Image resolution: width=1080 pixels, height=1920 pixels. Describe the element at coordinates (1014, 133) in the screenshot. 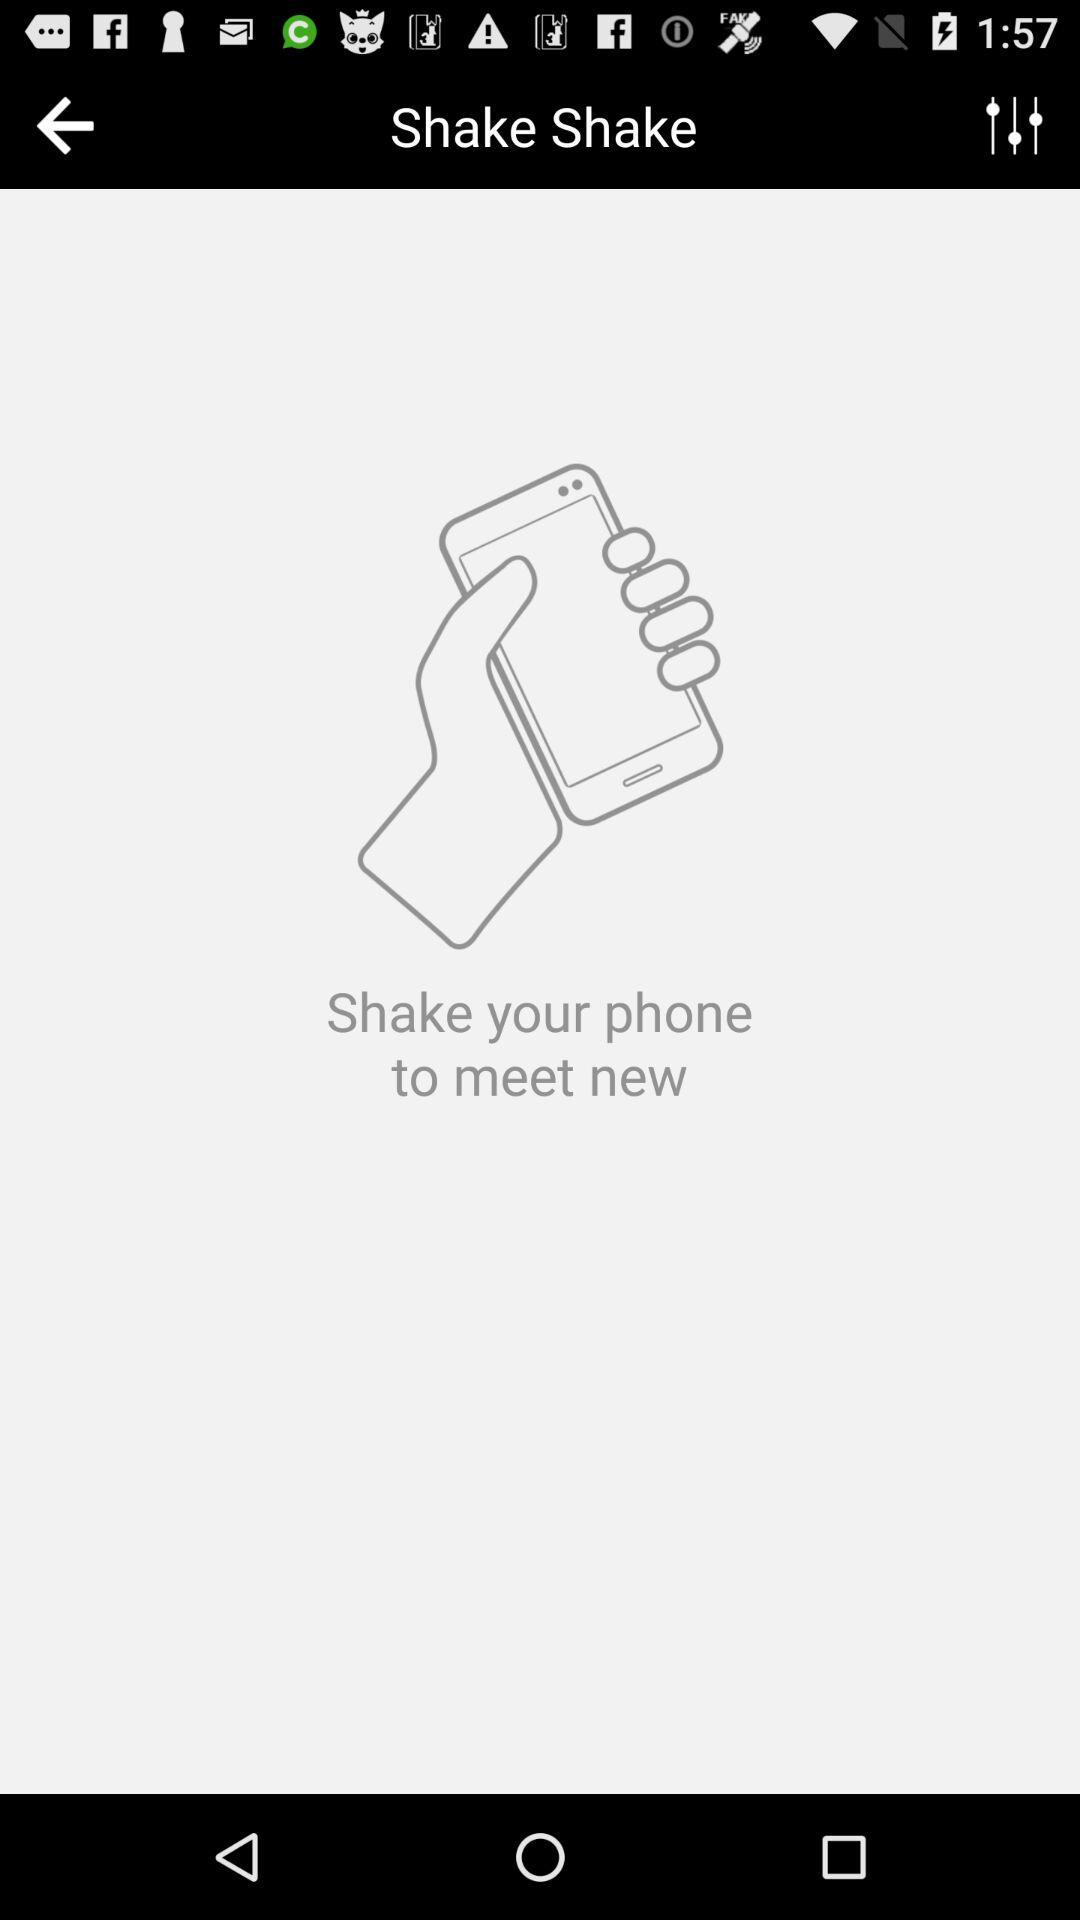

I see `the sliders icon` at that location.